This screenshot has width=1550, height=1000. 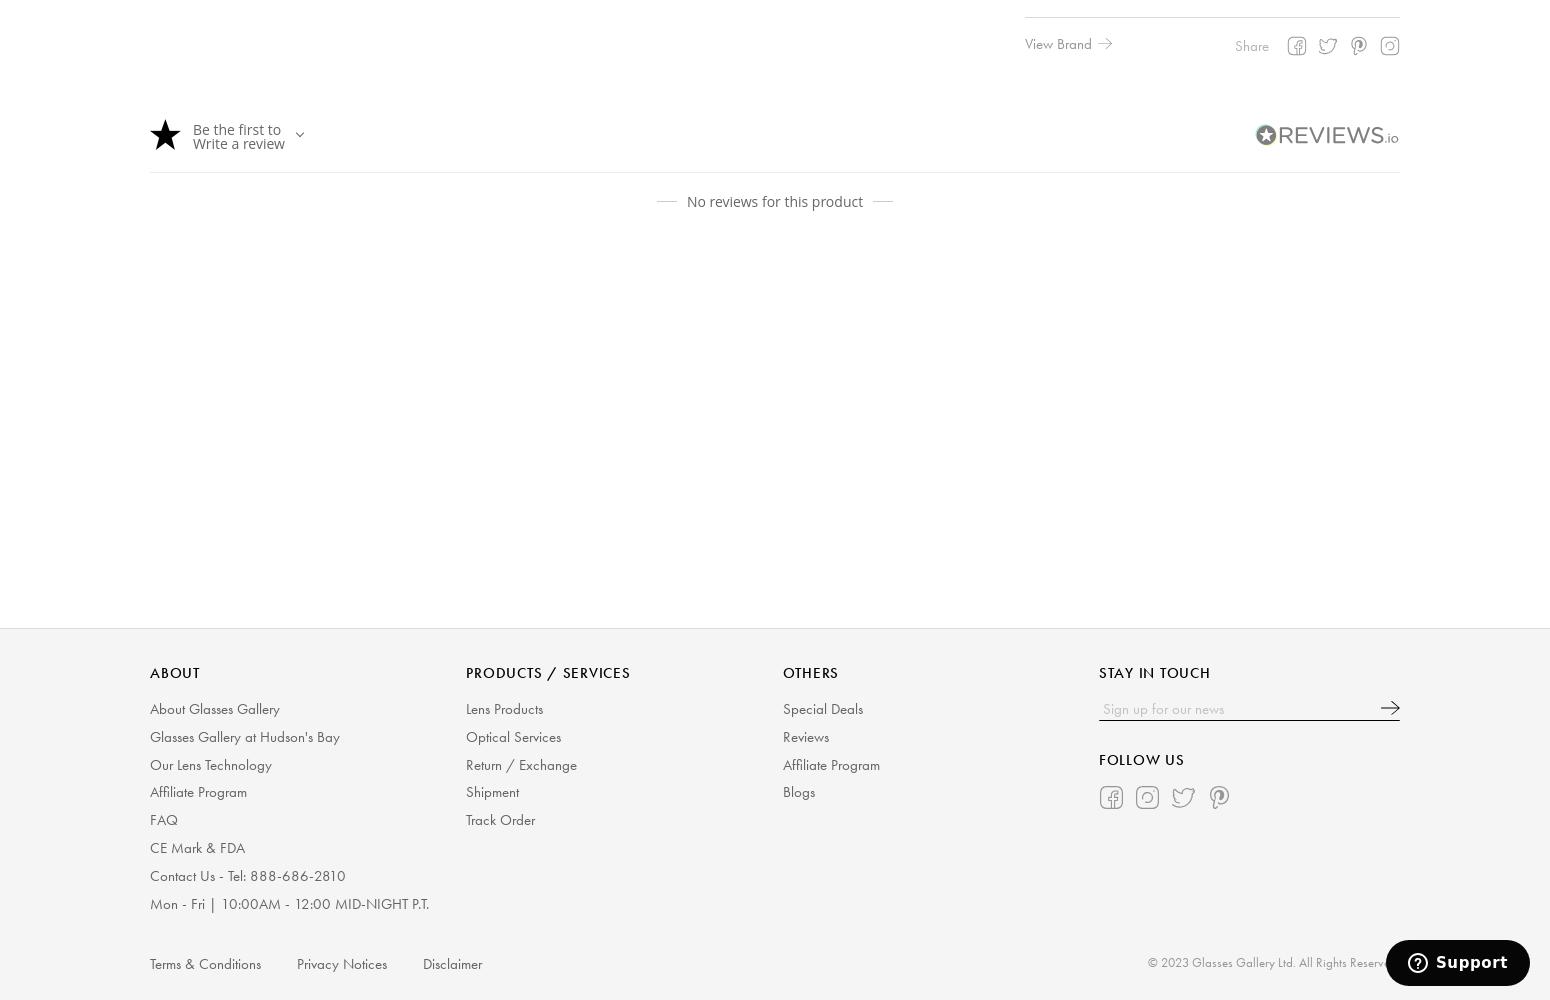 I want to click on '© 2023 Glasses Gallery Ltd. All Rights Reserved.', so click(x=1146, y=960).